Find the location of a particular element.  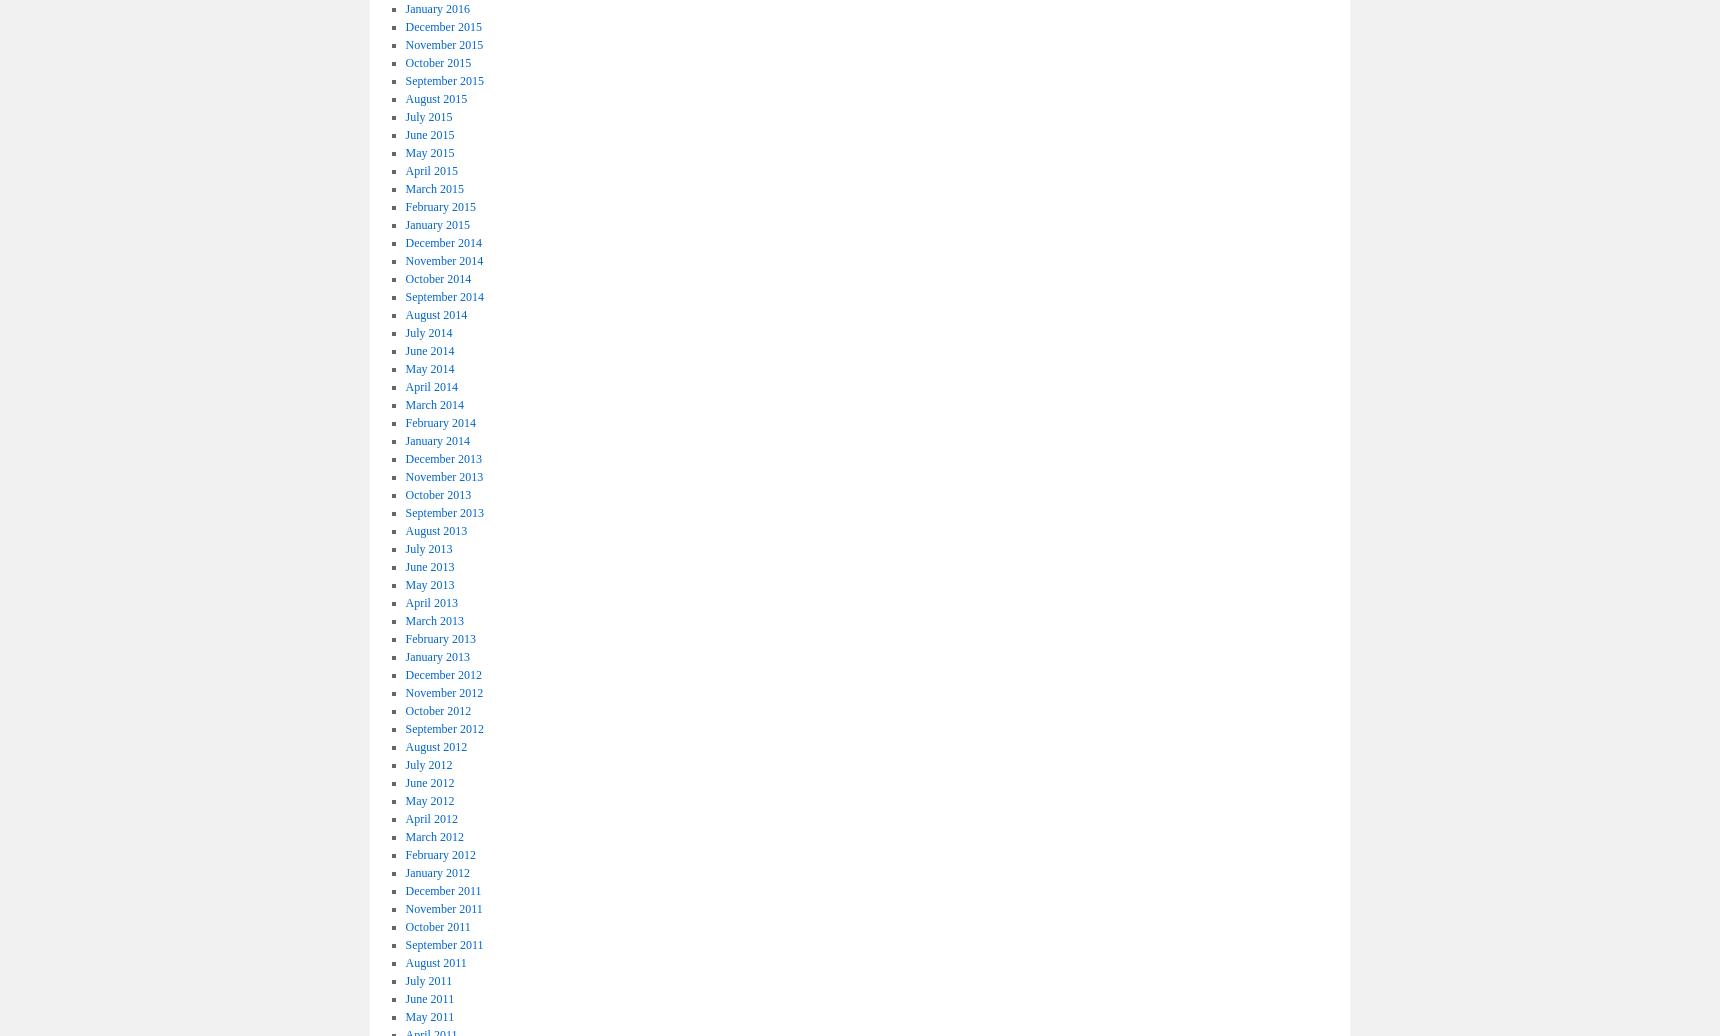

'September 2015' is located at coordinates (442, 79).